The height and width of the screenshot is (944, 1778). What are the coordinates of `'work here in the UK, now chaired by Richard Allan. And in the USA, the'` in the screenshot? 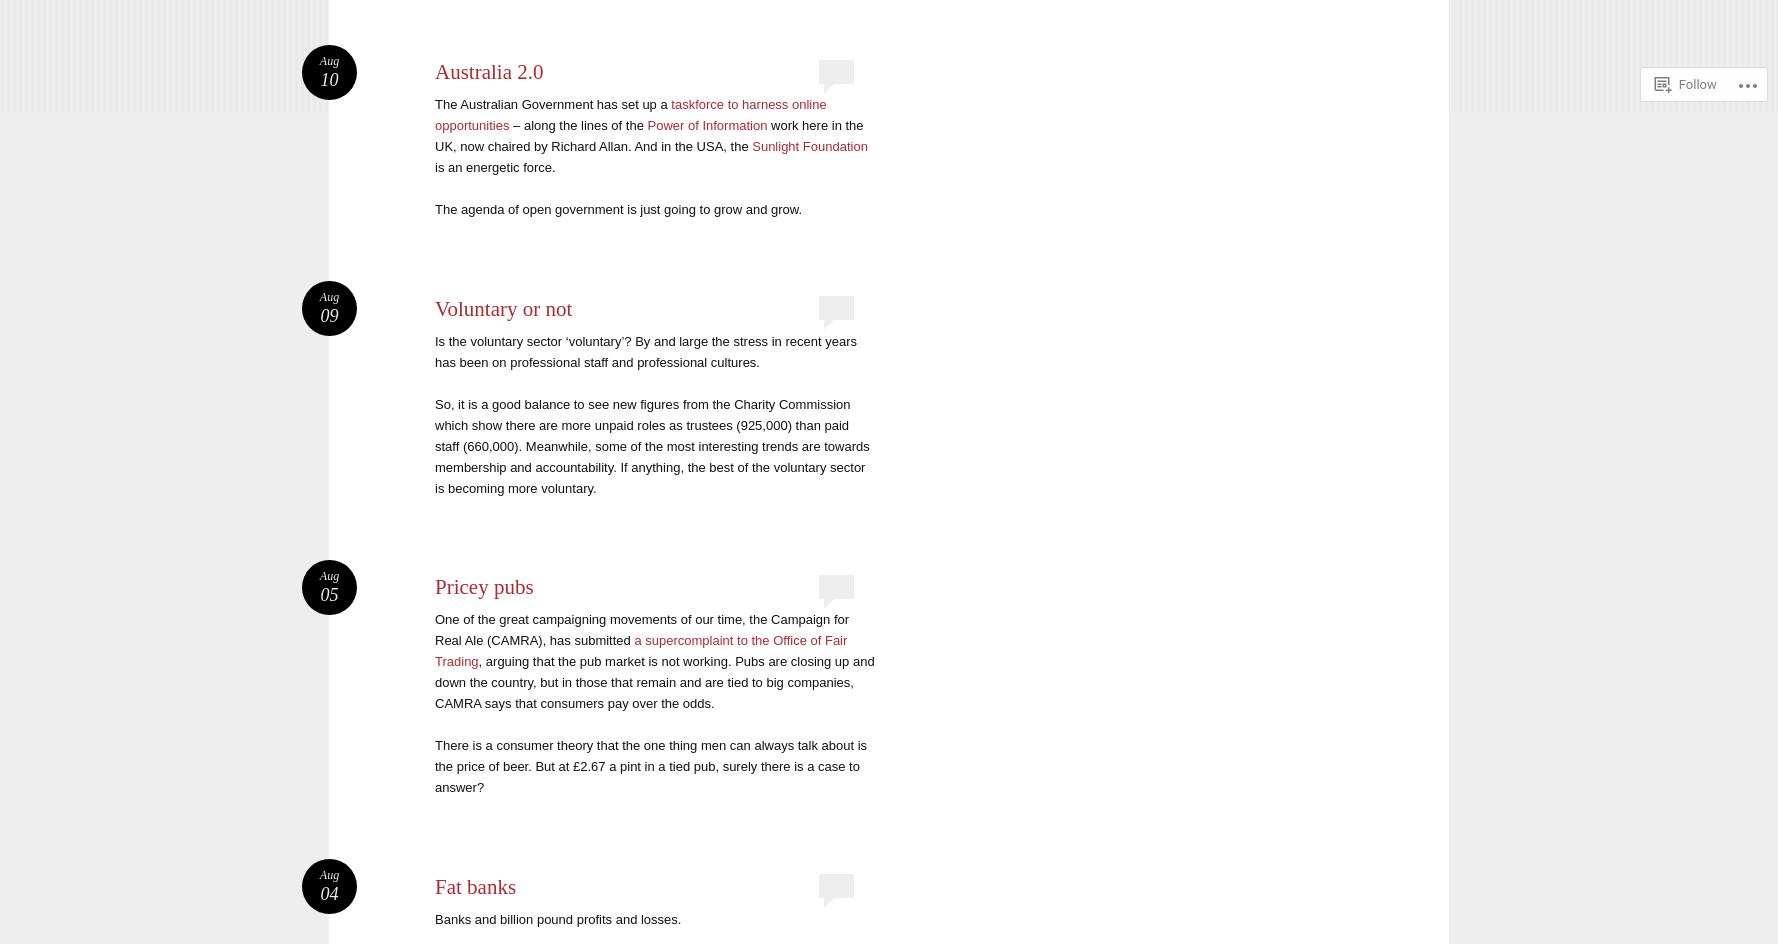 It's located at (435, 136).